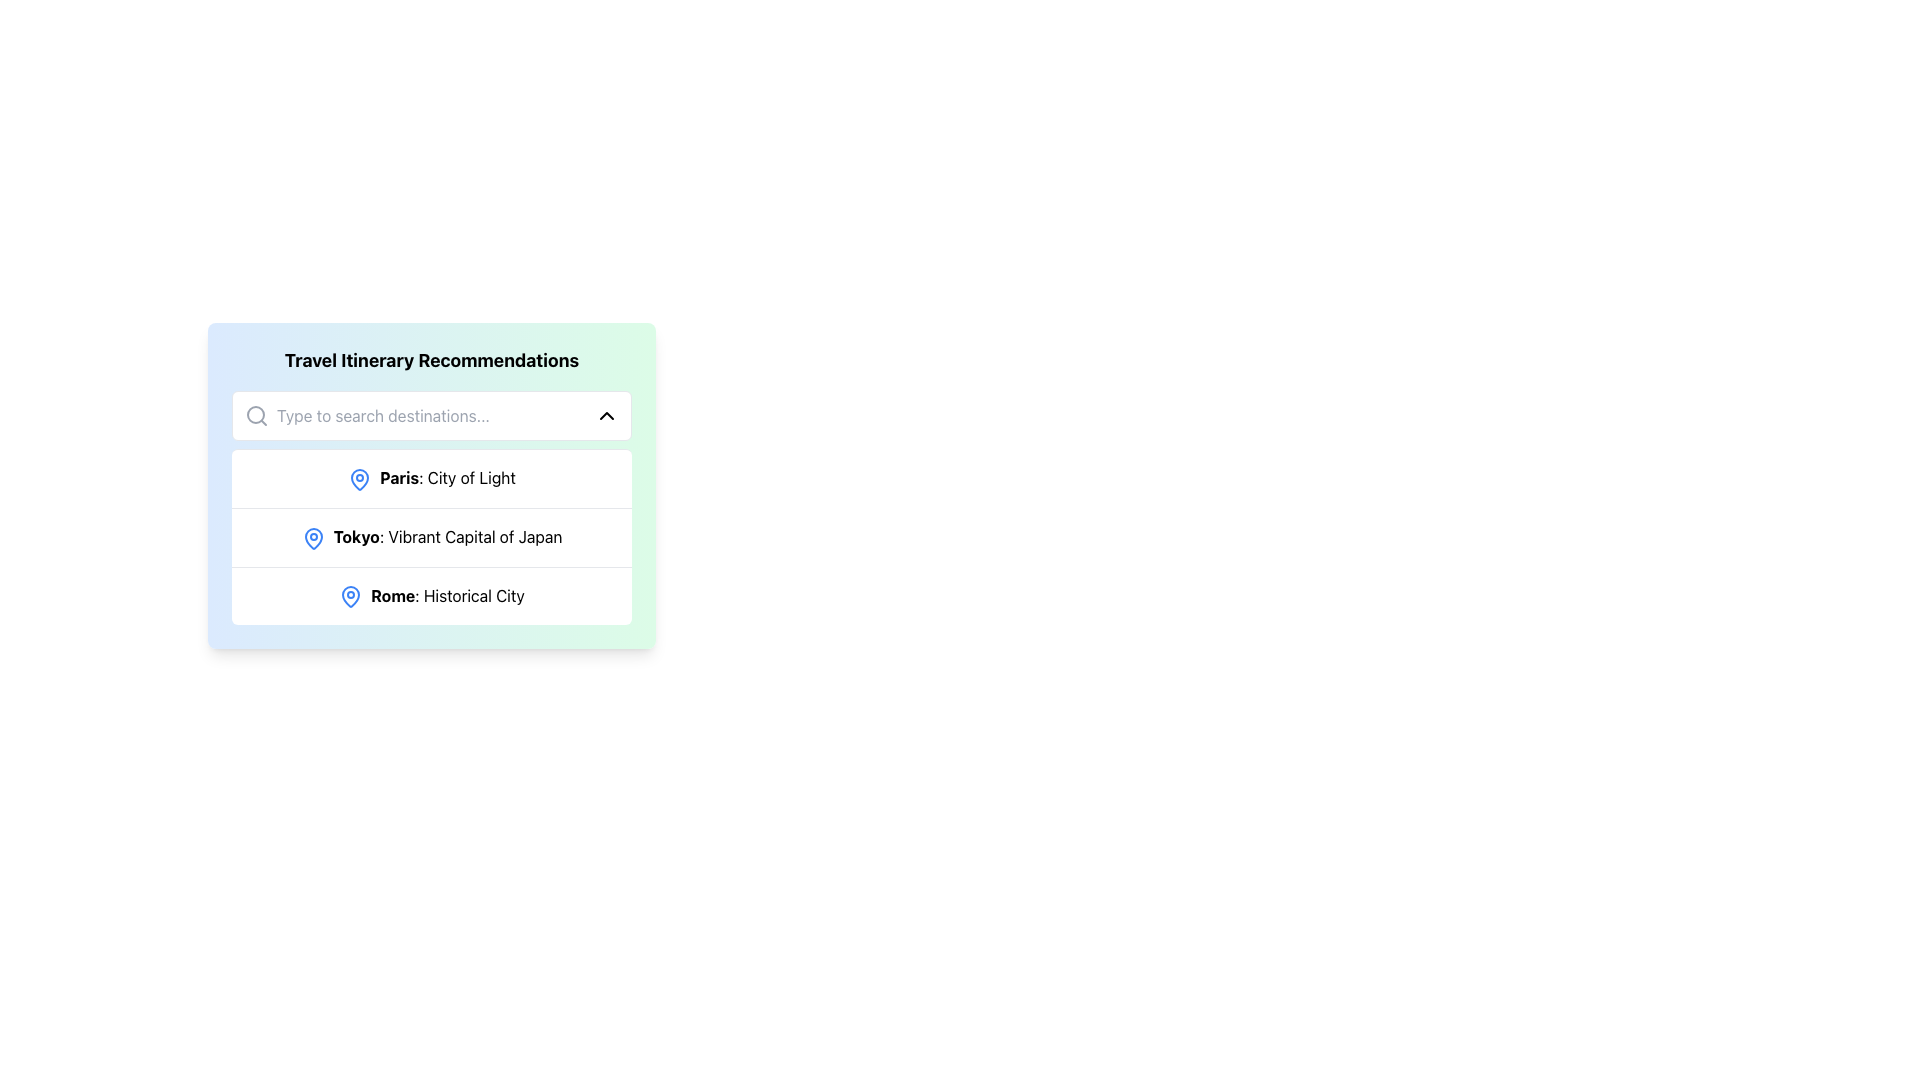 This screenshot has height=1080, width=1920. Describe the element at coordinates (312, 537) in the screenshot. I see `the primary visual pin indicating 'Paris: City of Light'` at that location.